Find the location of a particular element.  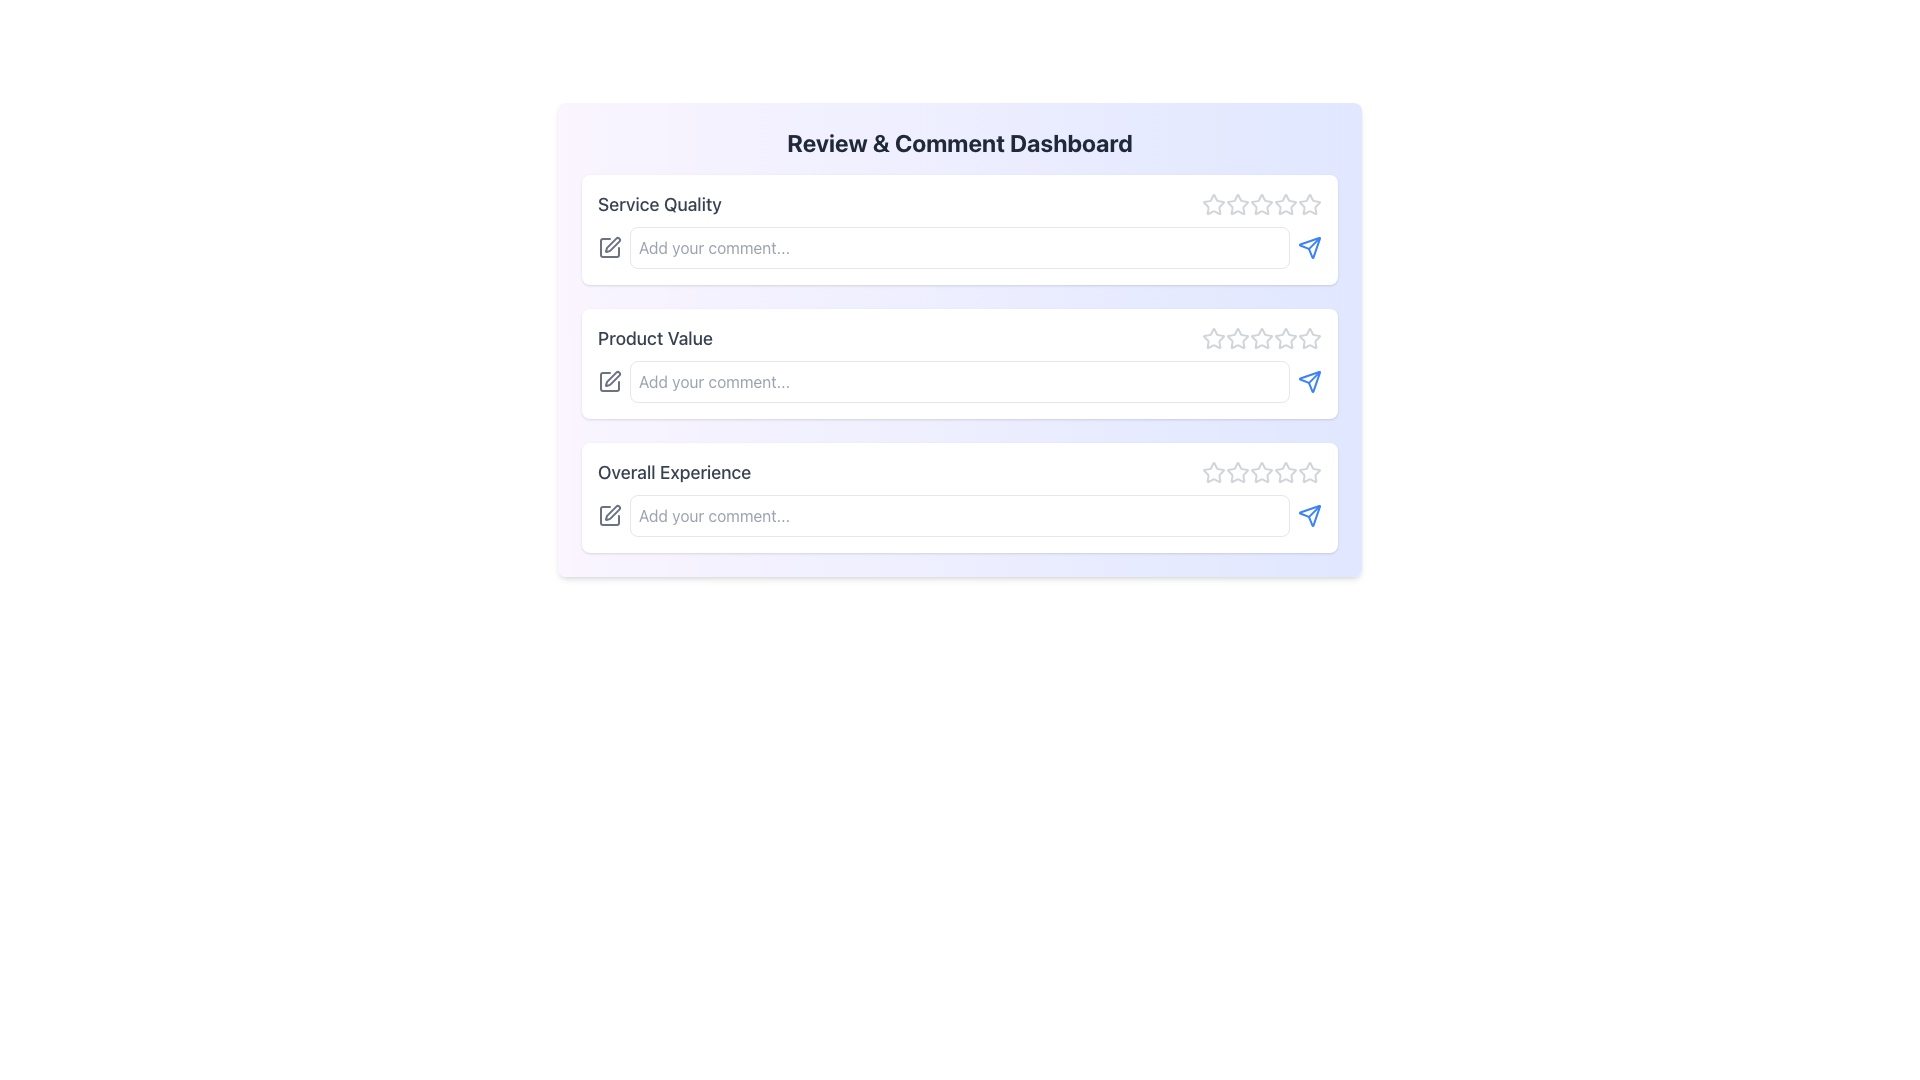

the sixth star in the 'Product Value' section is located at coordinates (1286, 338).